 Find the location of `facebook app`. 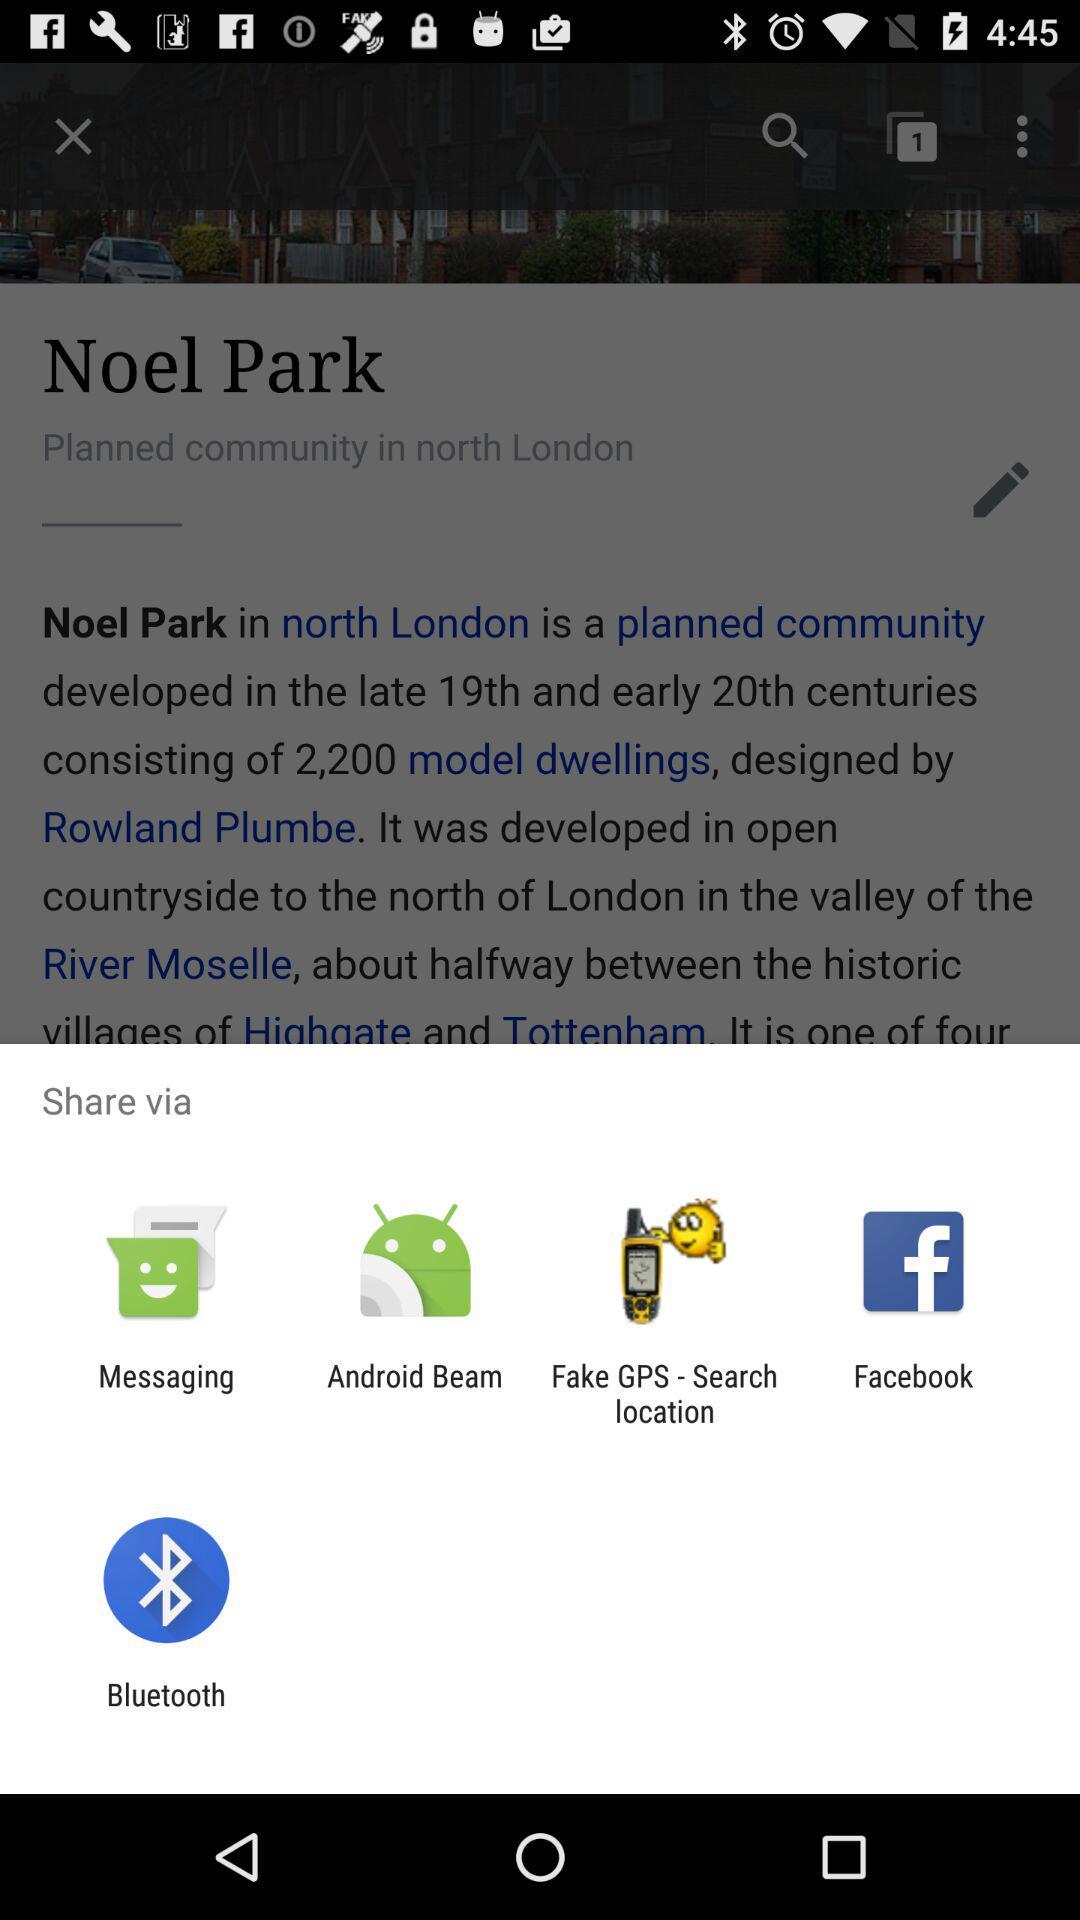

facebook app is located at coordinates (913, 1392).